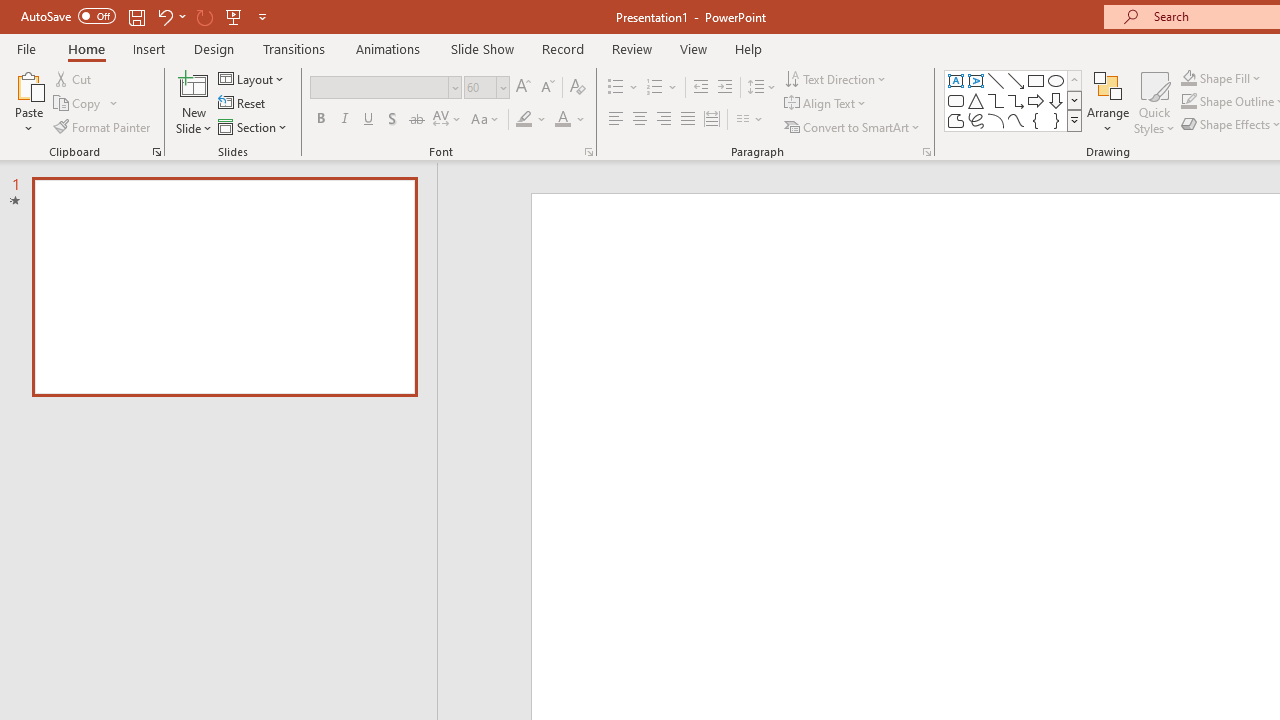 The image size is (1280, 720). What do you see at coordinates (976, 80) in the screenshot?
I see `'Vertical Text Box'` at bounding box center [976, 80].